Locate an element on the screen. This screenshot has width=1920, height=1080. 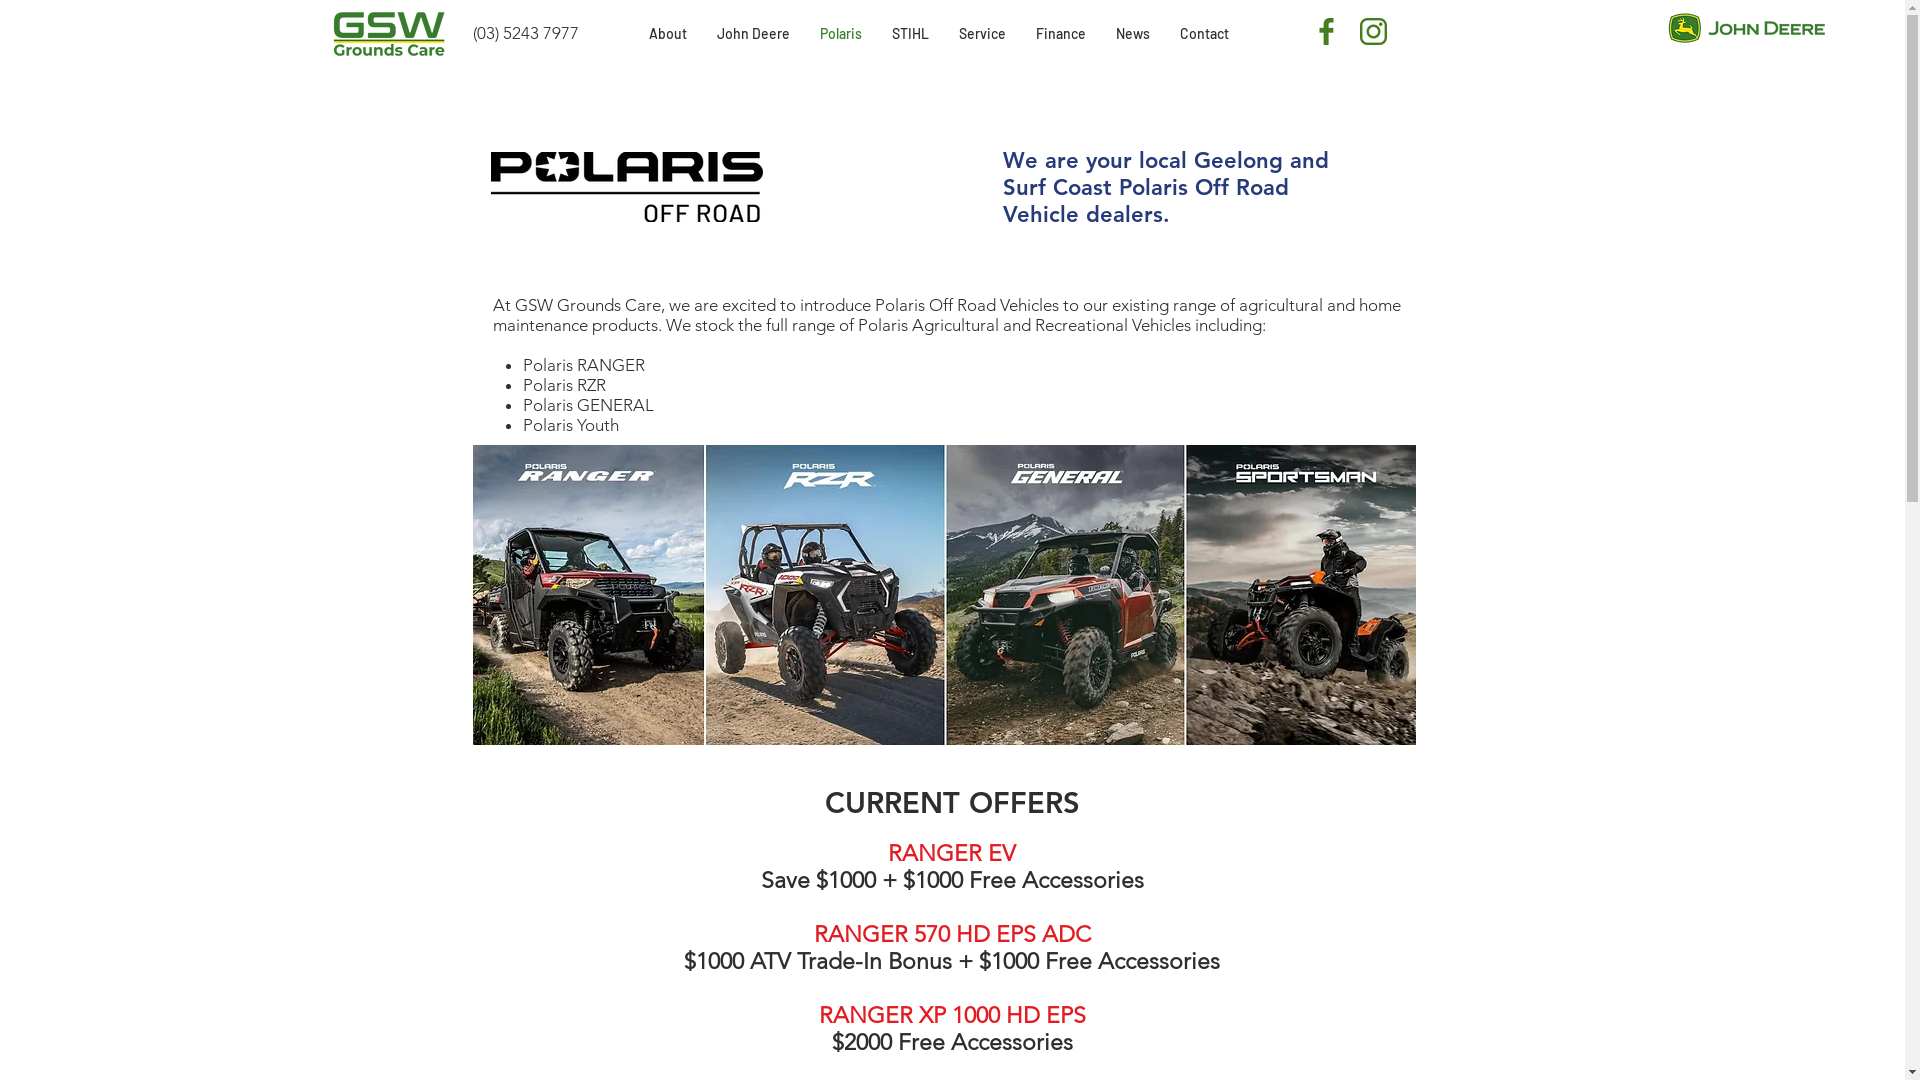
'GSW Grounds Care logo -03 v2.png' is located at coordinates (331, 34).